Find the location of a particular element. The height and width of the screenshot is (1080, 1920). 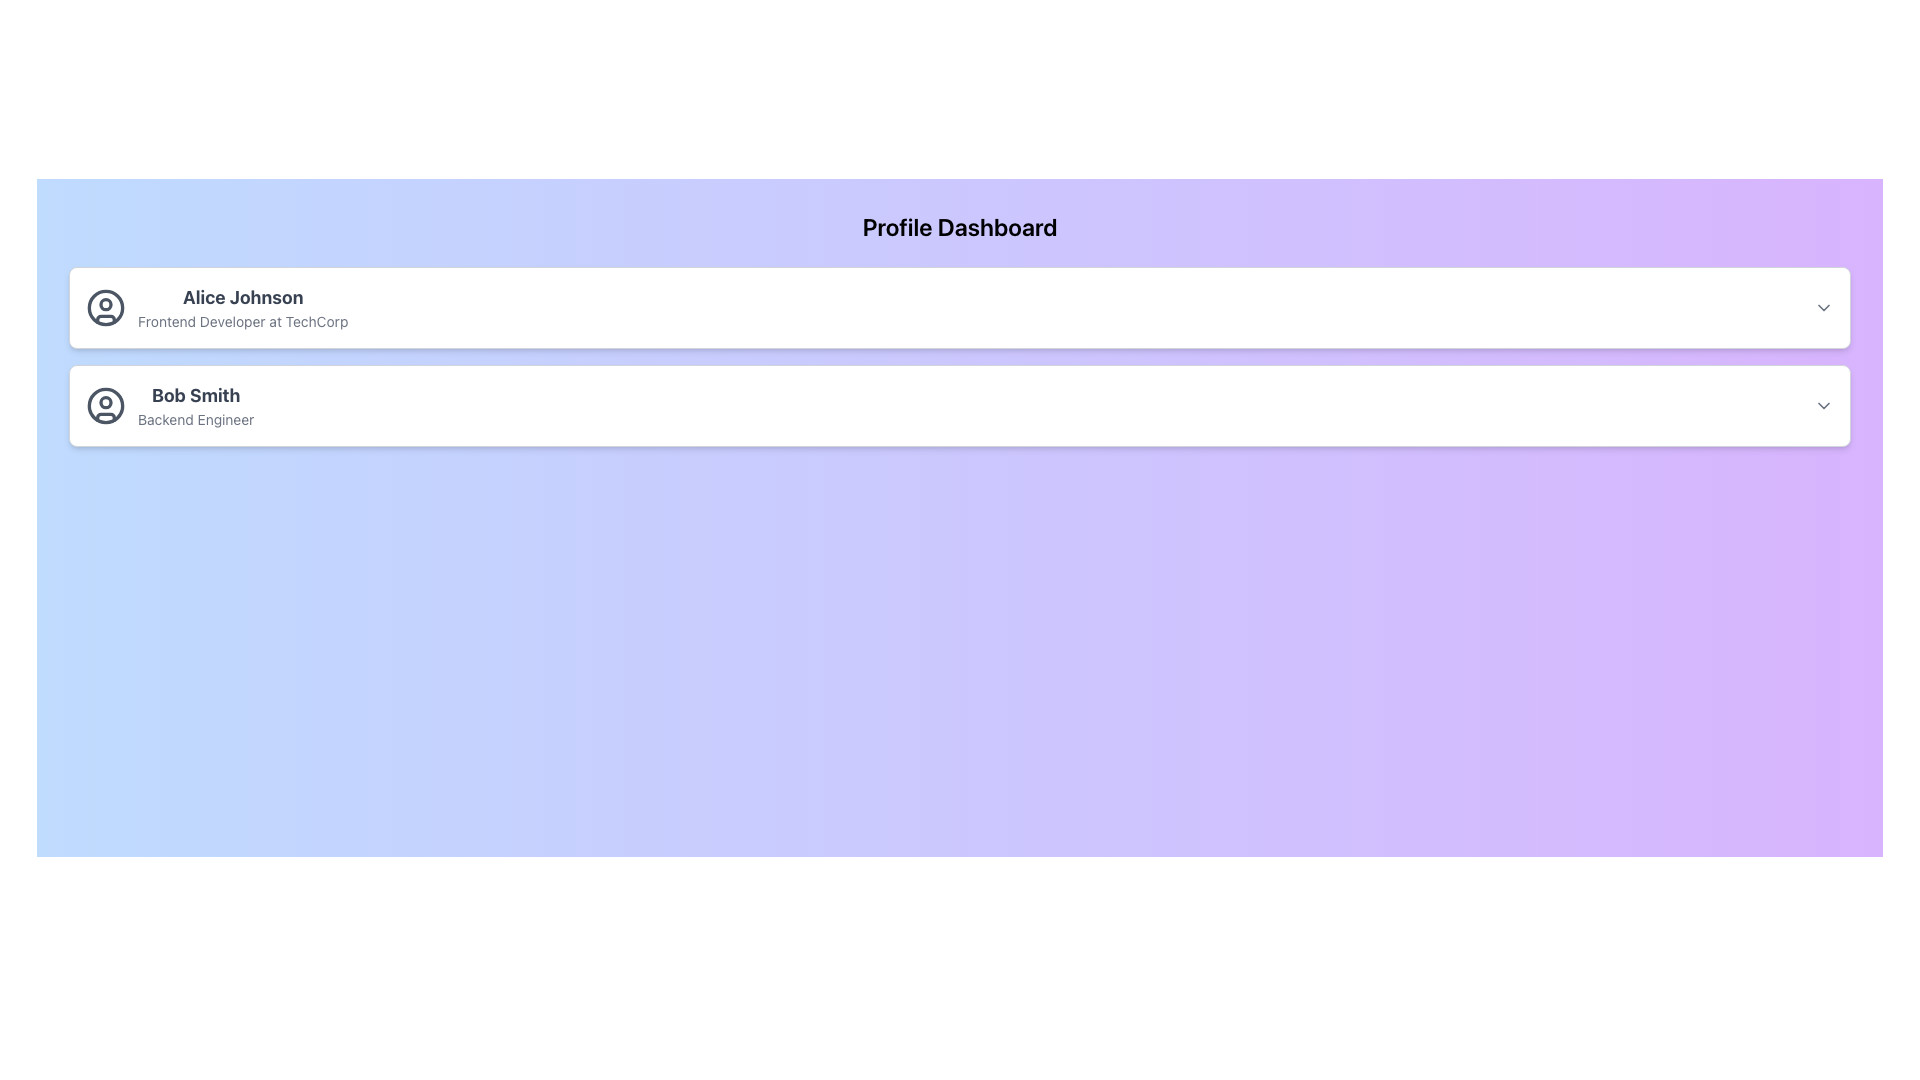

the linked actions associated with the profile display of 'Alice Johnson', the first entry in the profile list is located at coordinates (216, 308).